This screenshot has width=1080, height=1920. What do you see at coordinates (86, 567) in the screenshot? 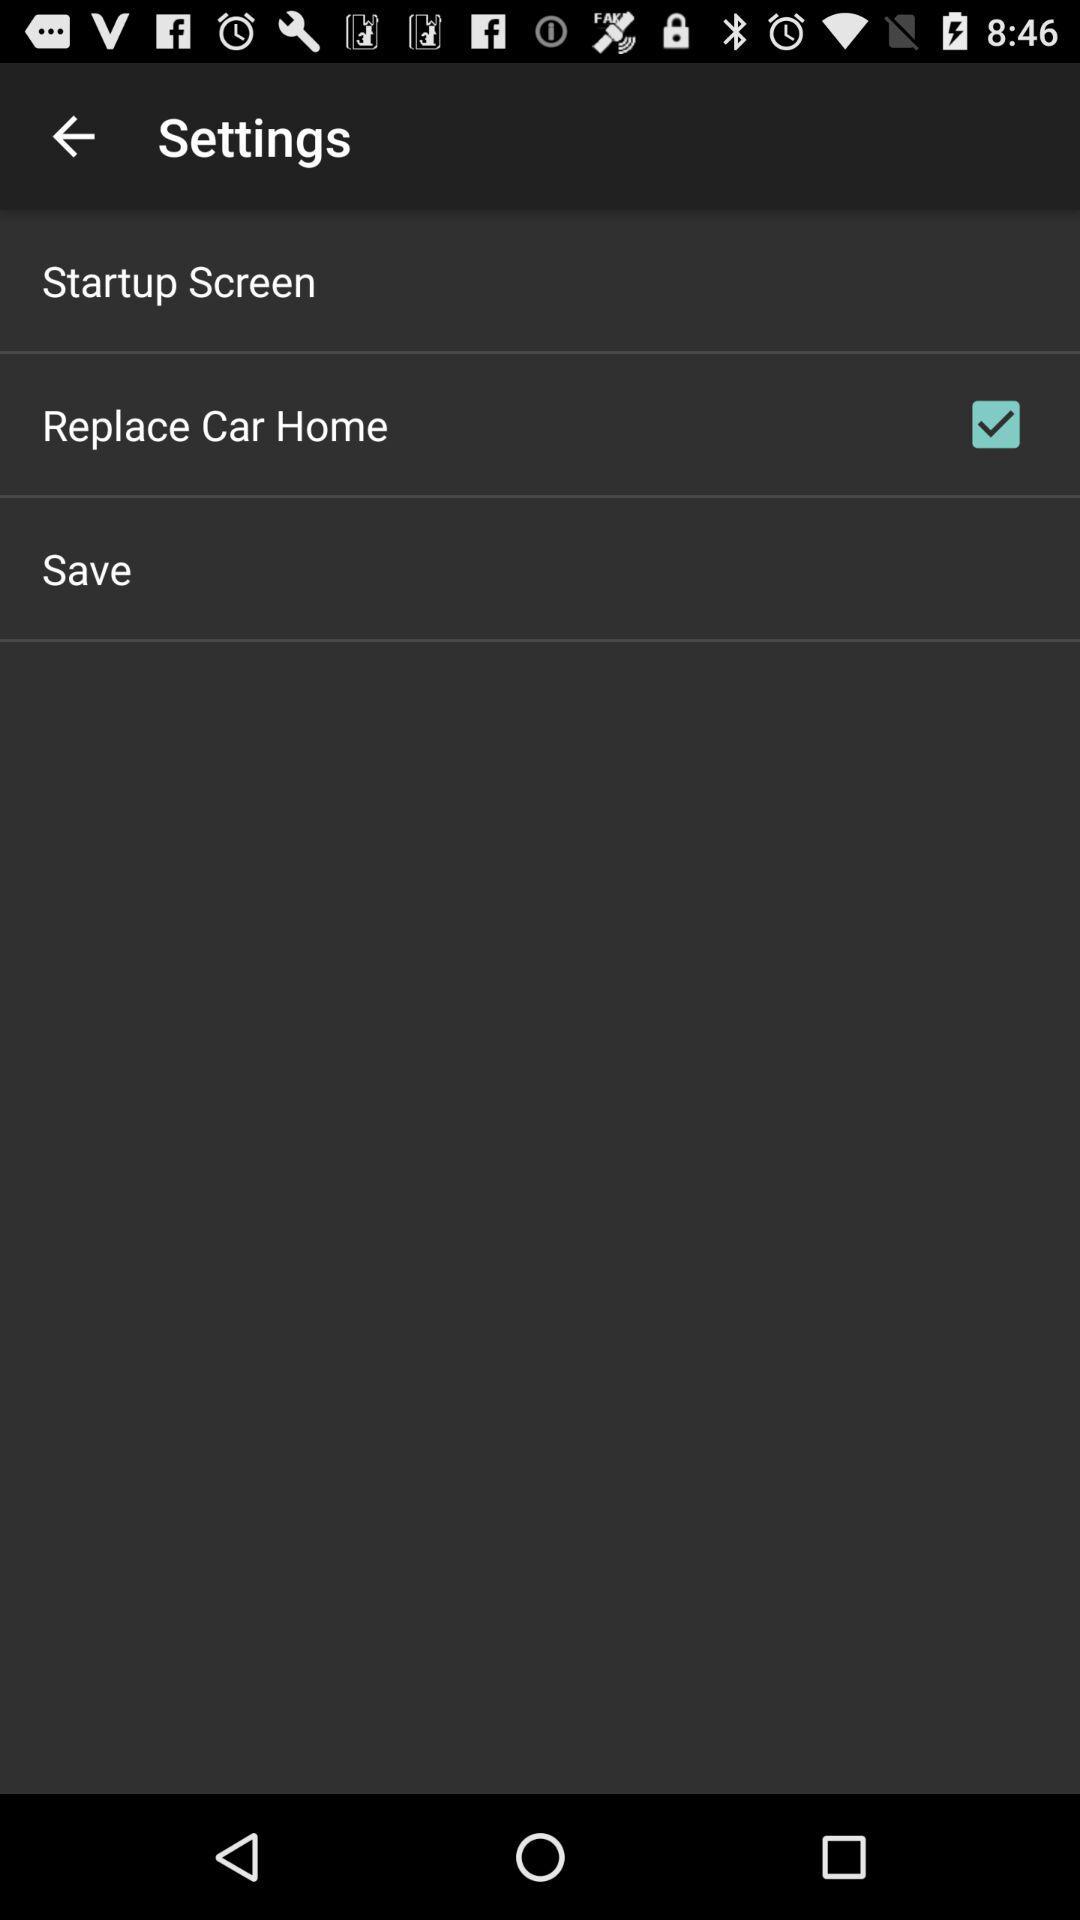
I see `save app` at bounding box center [86, 567].